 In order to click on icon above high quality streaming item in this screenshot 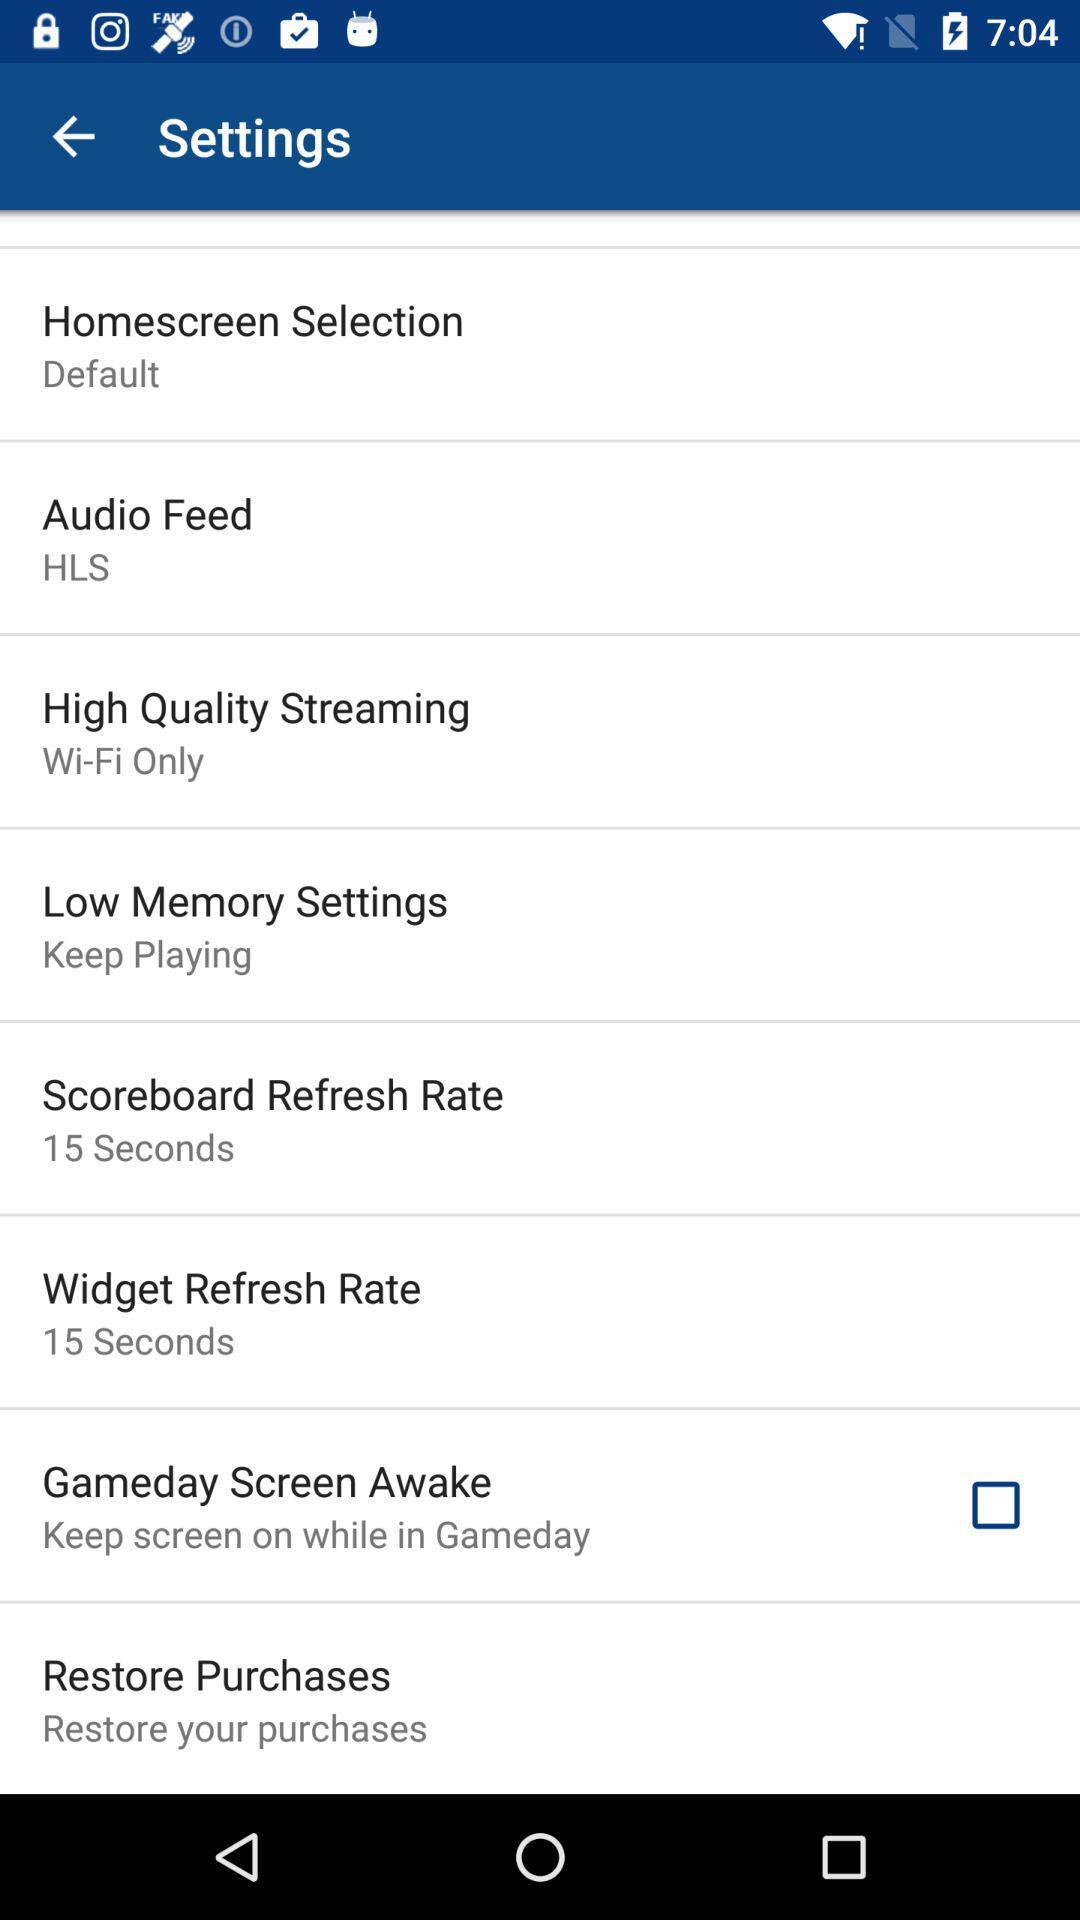, I will do `click(74, 565)`.